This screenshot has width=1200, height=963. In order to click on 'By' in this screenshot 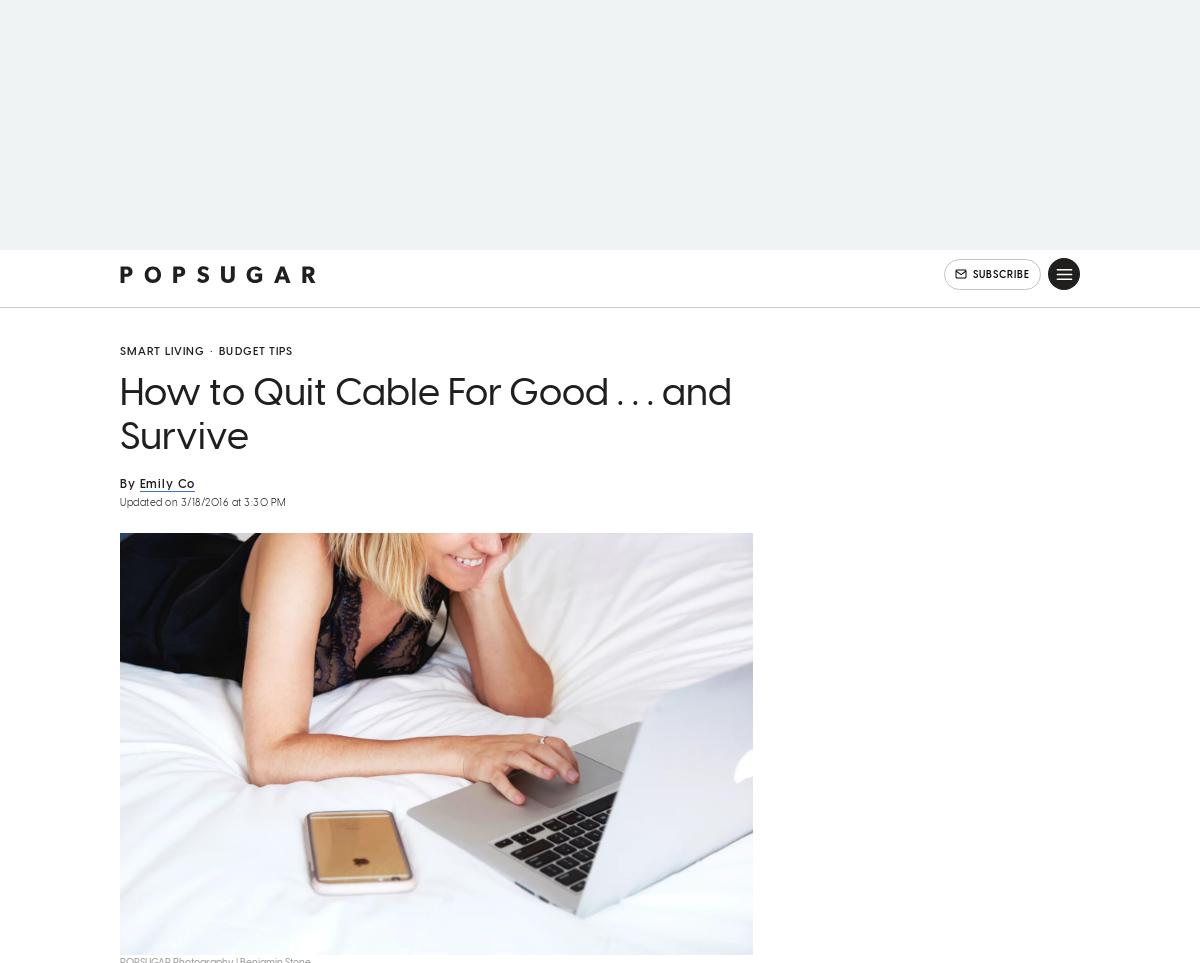, I will do `click(127, 510)`.